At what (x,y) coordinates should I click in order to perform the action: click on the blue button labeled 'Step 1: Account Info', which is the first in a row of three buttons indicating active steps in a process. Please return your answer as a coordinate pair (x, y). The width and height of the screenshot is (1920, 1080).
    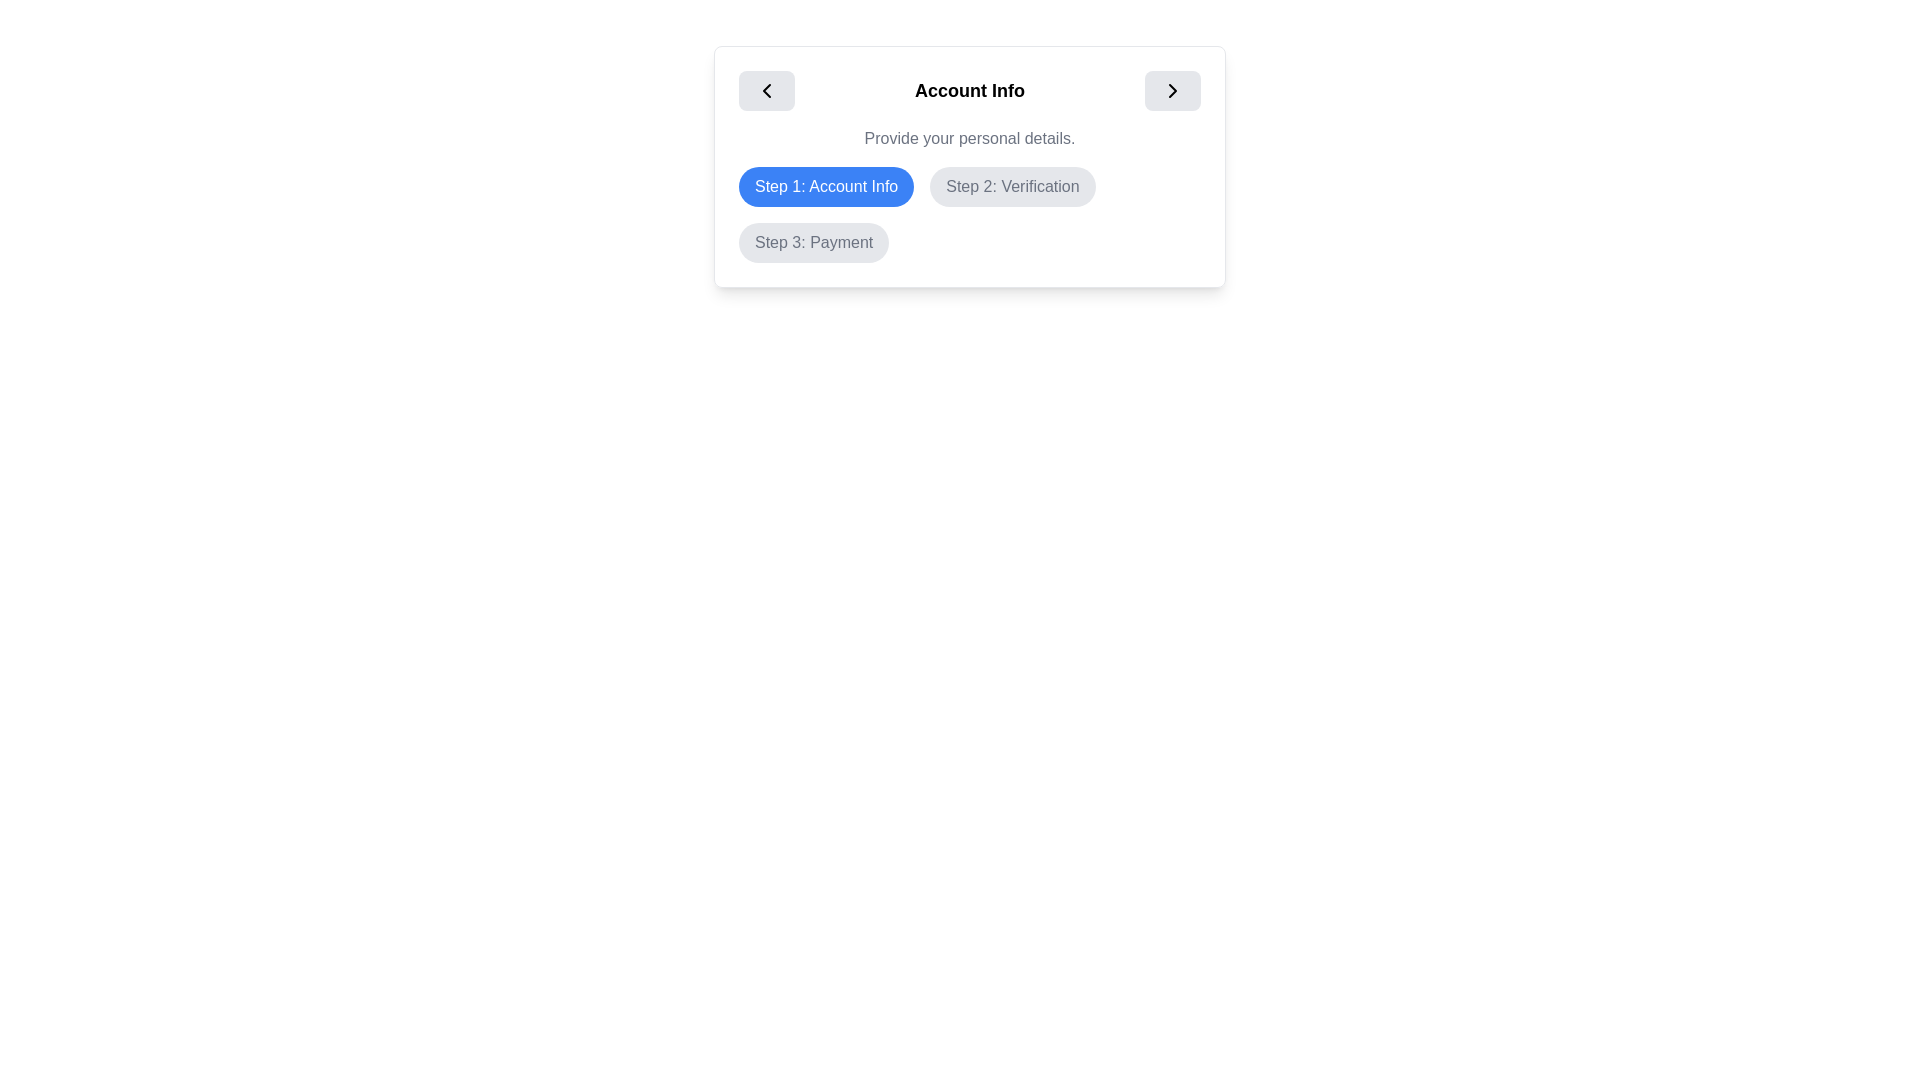
    Looking at the image, I should click on (826, 186).